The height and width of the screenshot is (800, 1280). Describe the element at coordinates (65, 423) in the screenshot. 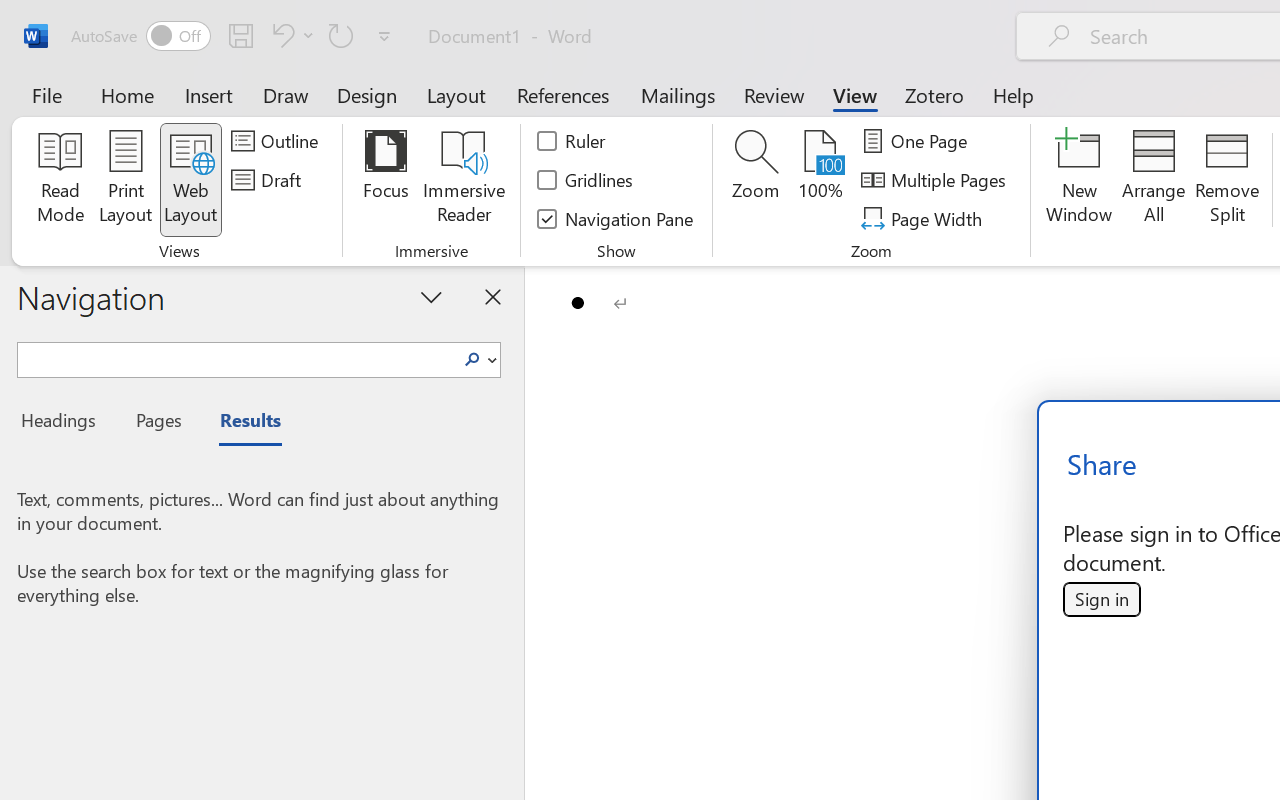

I see `'Headings'` at that location.